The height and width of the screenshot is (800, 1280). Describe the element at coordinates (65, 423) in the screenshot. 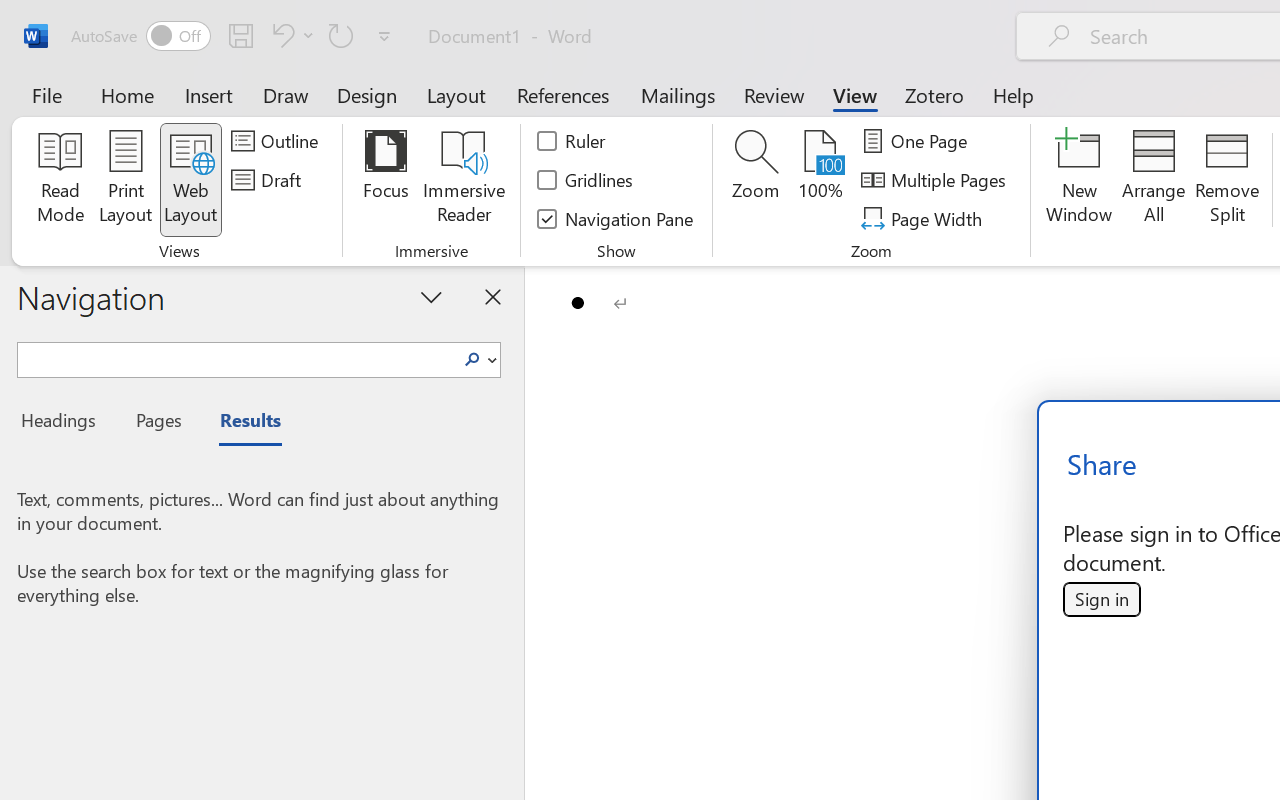

I see `'Headings'` at that location.